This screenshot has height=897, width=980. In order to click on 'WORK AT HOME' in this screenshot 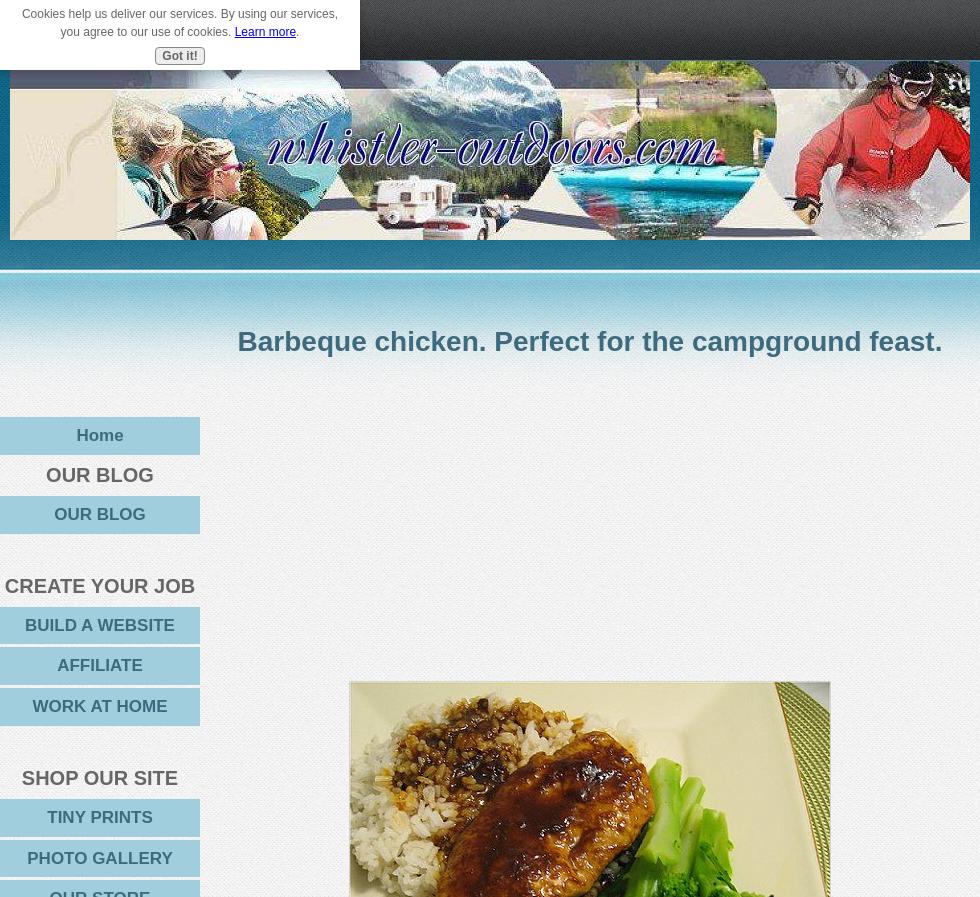, I will do `click(32, 706)`.